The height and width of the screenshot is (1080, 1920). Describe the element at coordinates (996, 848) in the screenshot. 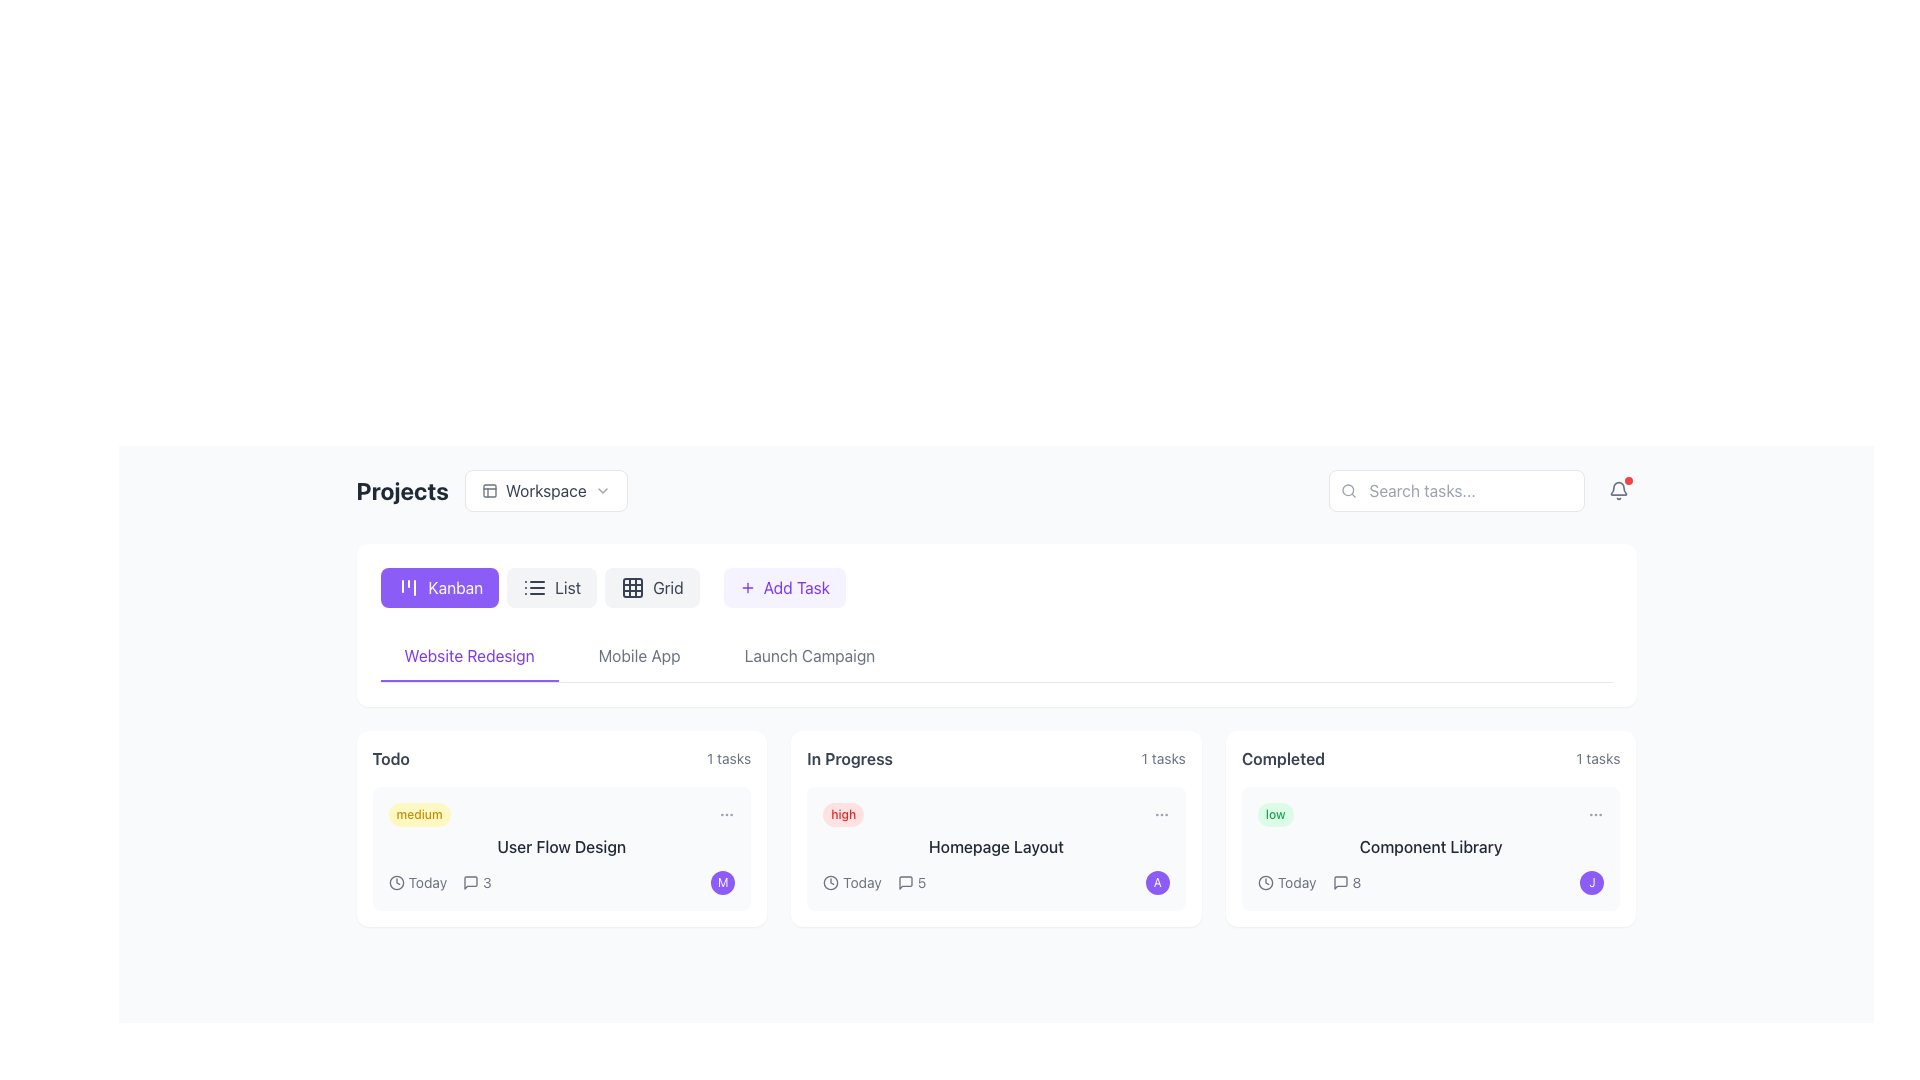

I see `the 'Homepage Layout' task card in the 'In Progress' column` at that location.